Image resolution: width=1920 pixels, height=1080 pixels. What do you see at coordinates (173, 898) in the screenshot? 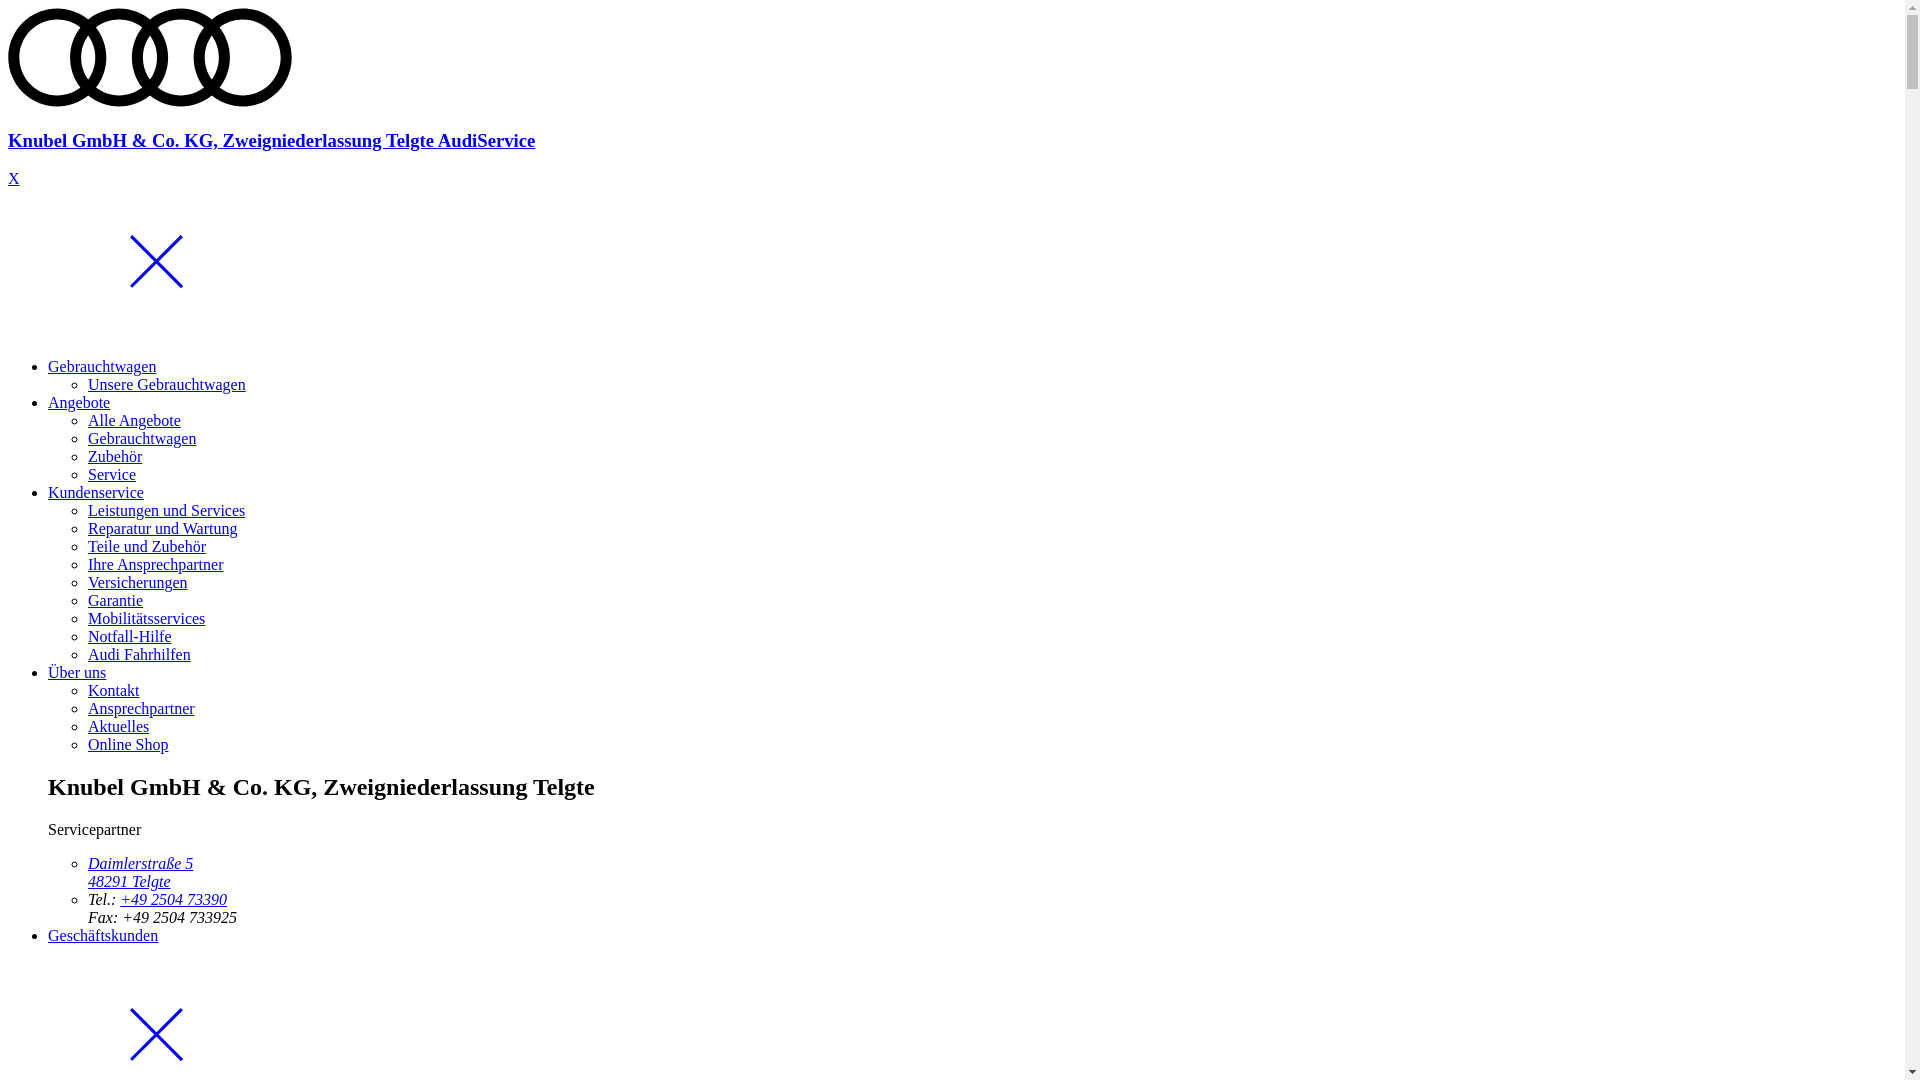
I see `'+49 2504 73390'` at bounding box center [173, 898].